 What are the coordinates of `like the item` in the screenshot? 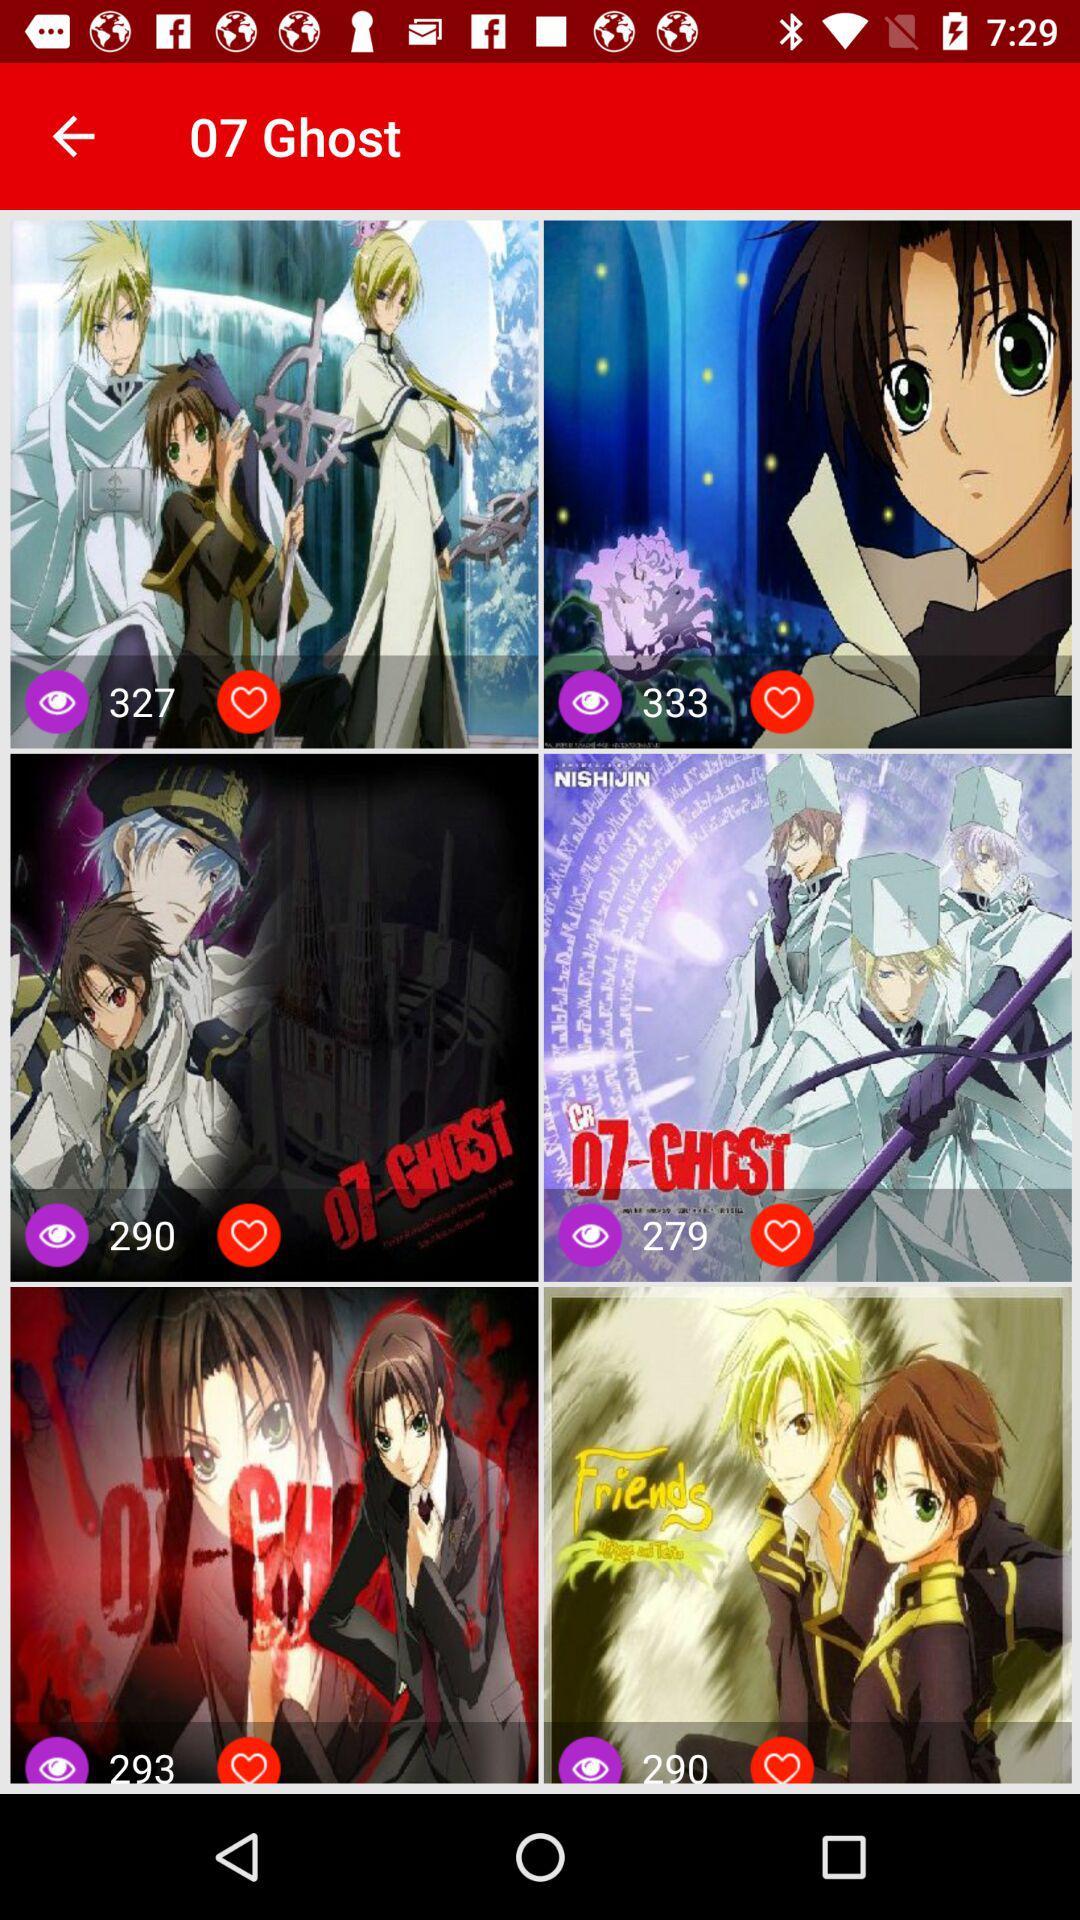 It's located at (248, 1764).